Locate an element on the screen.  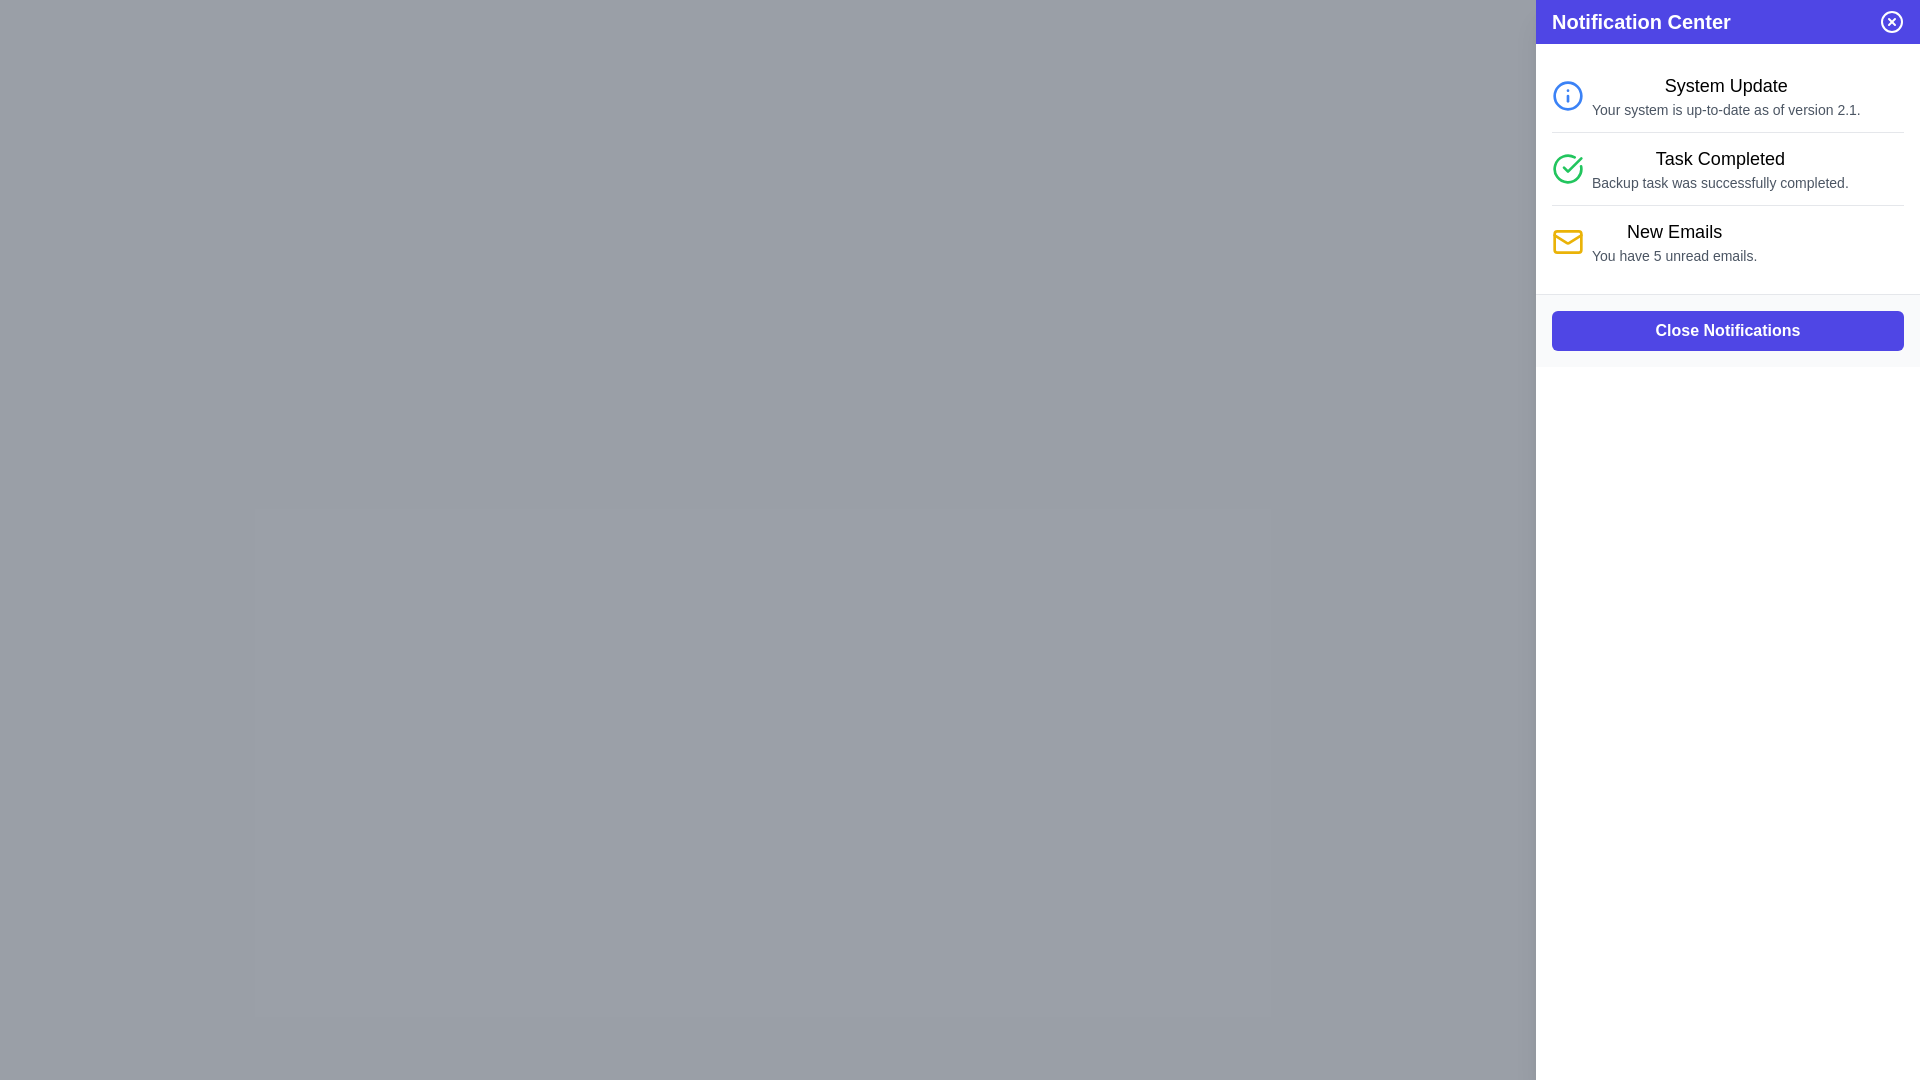
the green circular icon that indicates 'Task Completed', located to the left of the notification text in the second notification entry is located at coordinates (1571, 164).